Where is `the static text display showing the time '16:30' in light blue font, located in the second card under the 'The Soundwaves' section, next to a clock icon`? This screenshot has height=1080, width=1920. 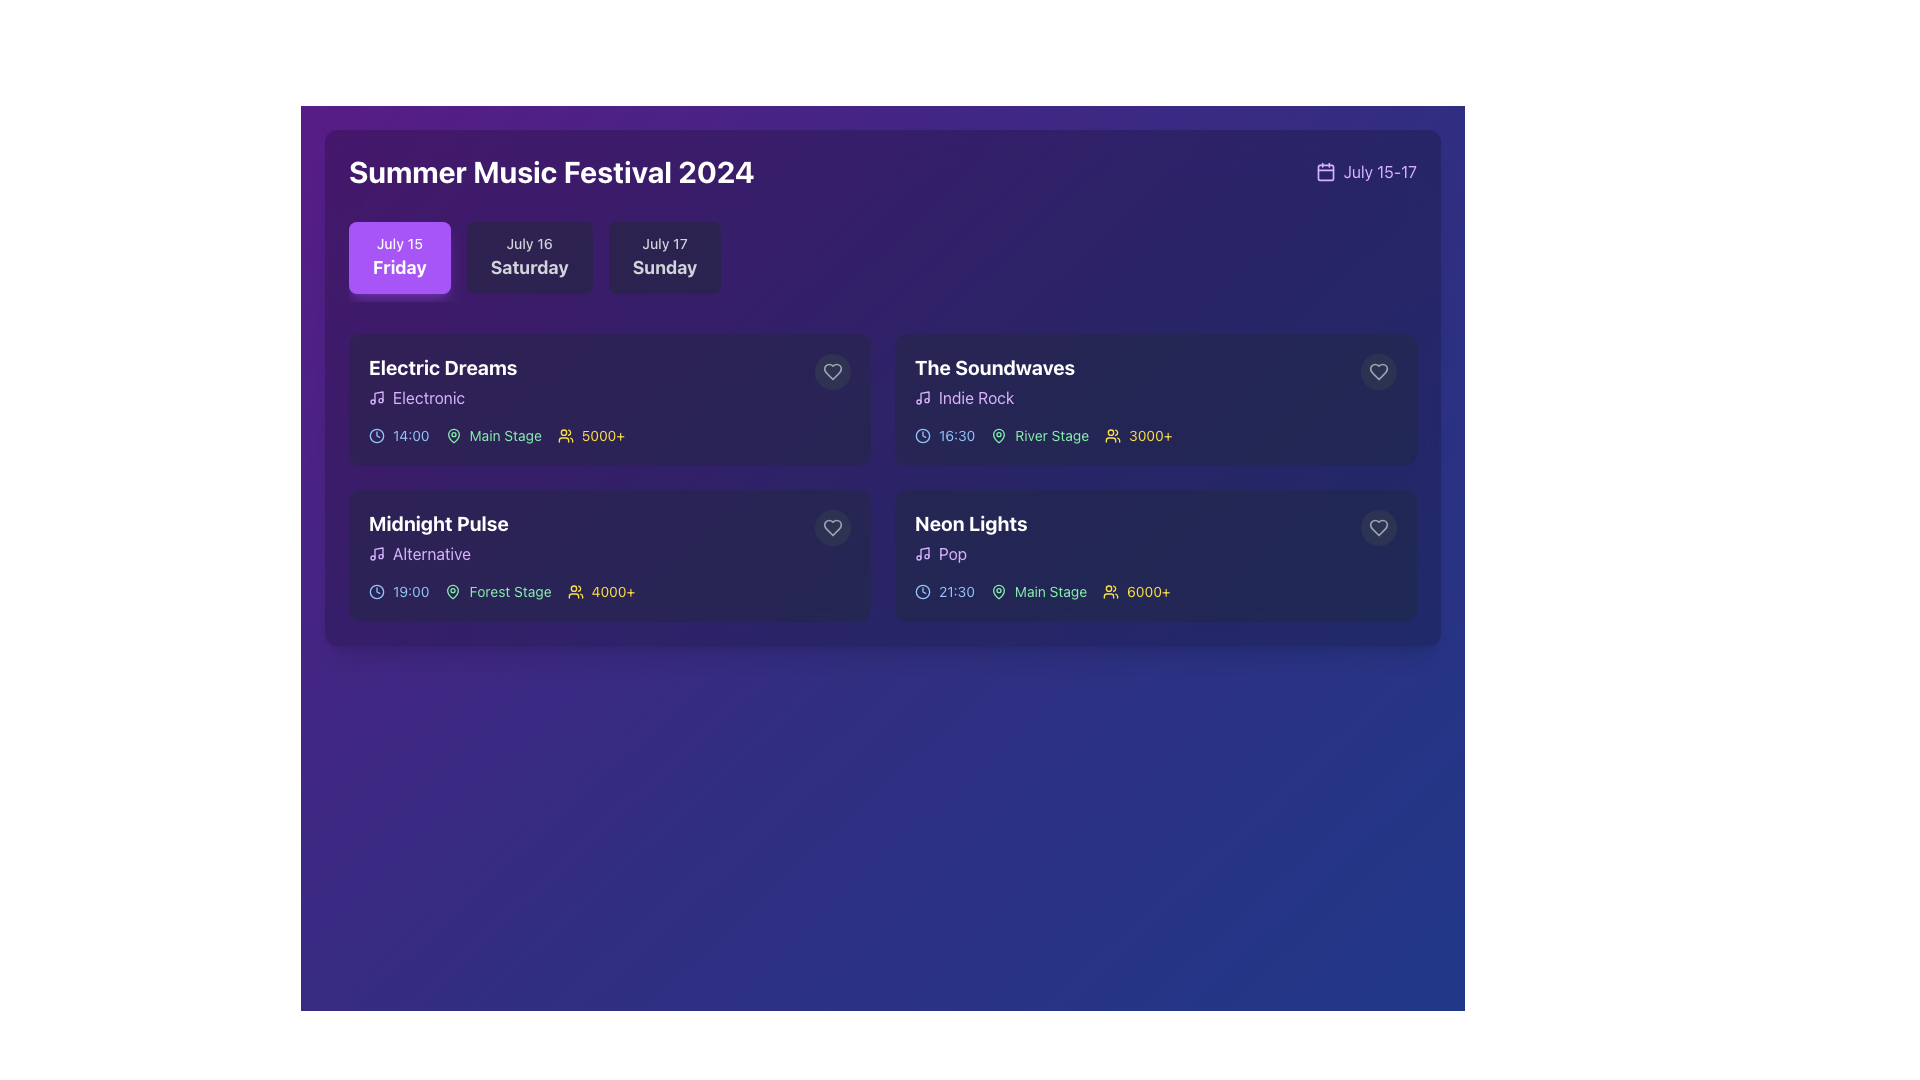 the static text display showing the time '16:30' in light blue font, located in the second card under the 'The Soundwaves' section, next to a clock icon is located at coordinates (956, 434).